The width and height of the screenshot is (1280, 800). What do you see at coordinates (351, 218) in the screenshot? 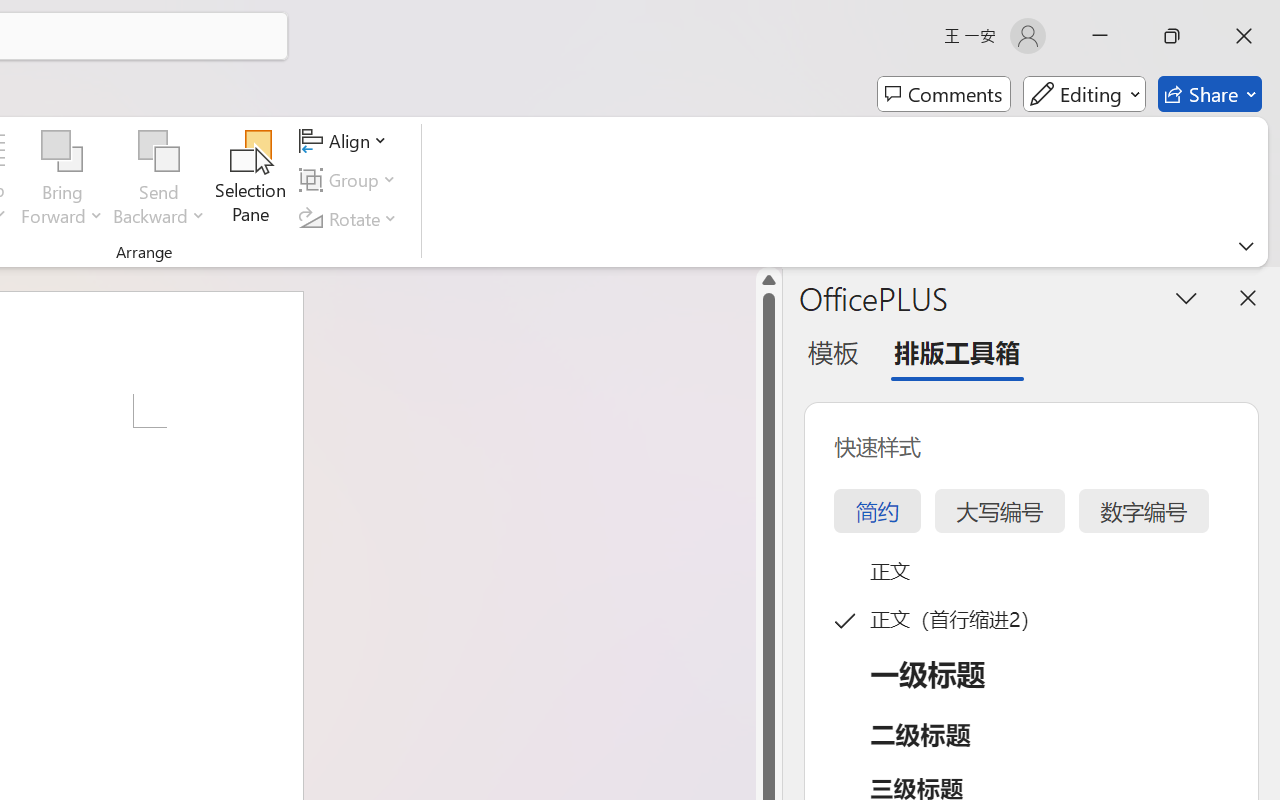
I see `'Rotate'` at bounding box center [351, 218].